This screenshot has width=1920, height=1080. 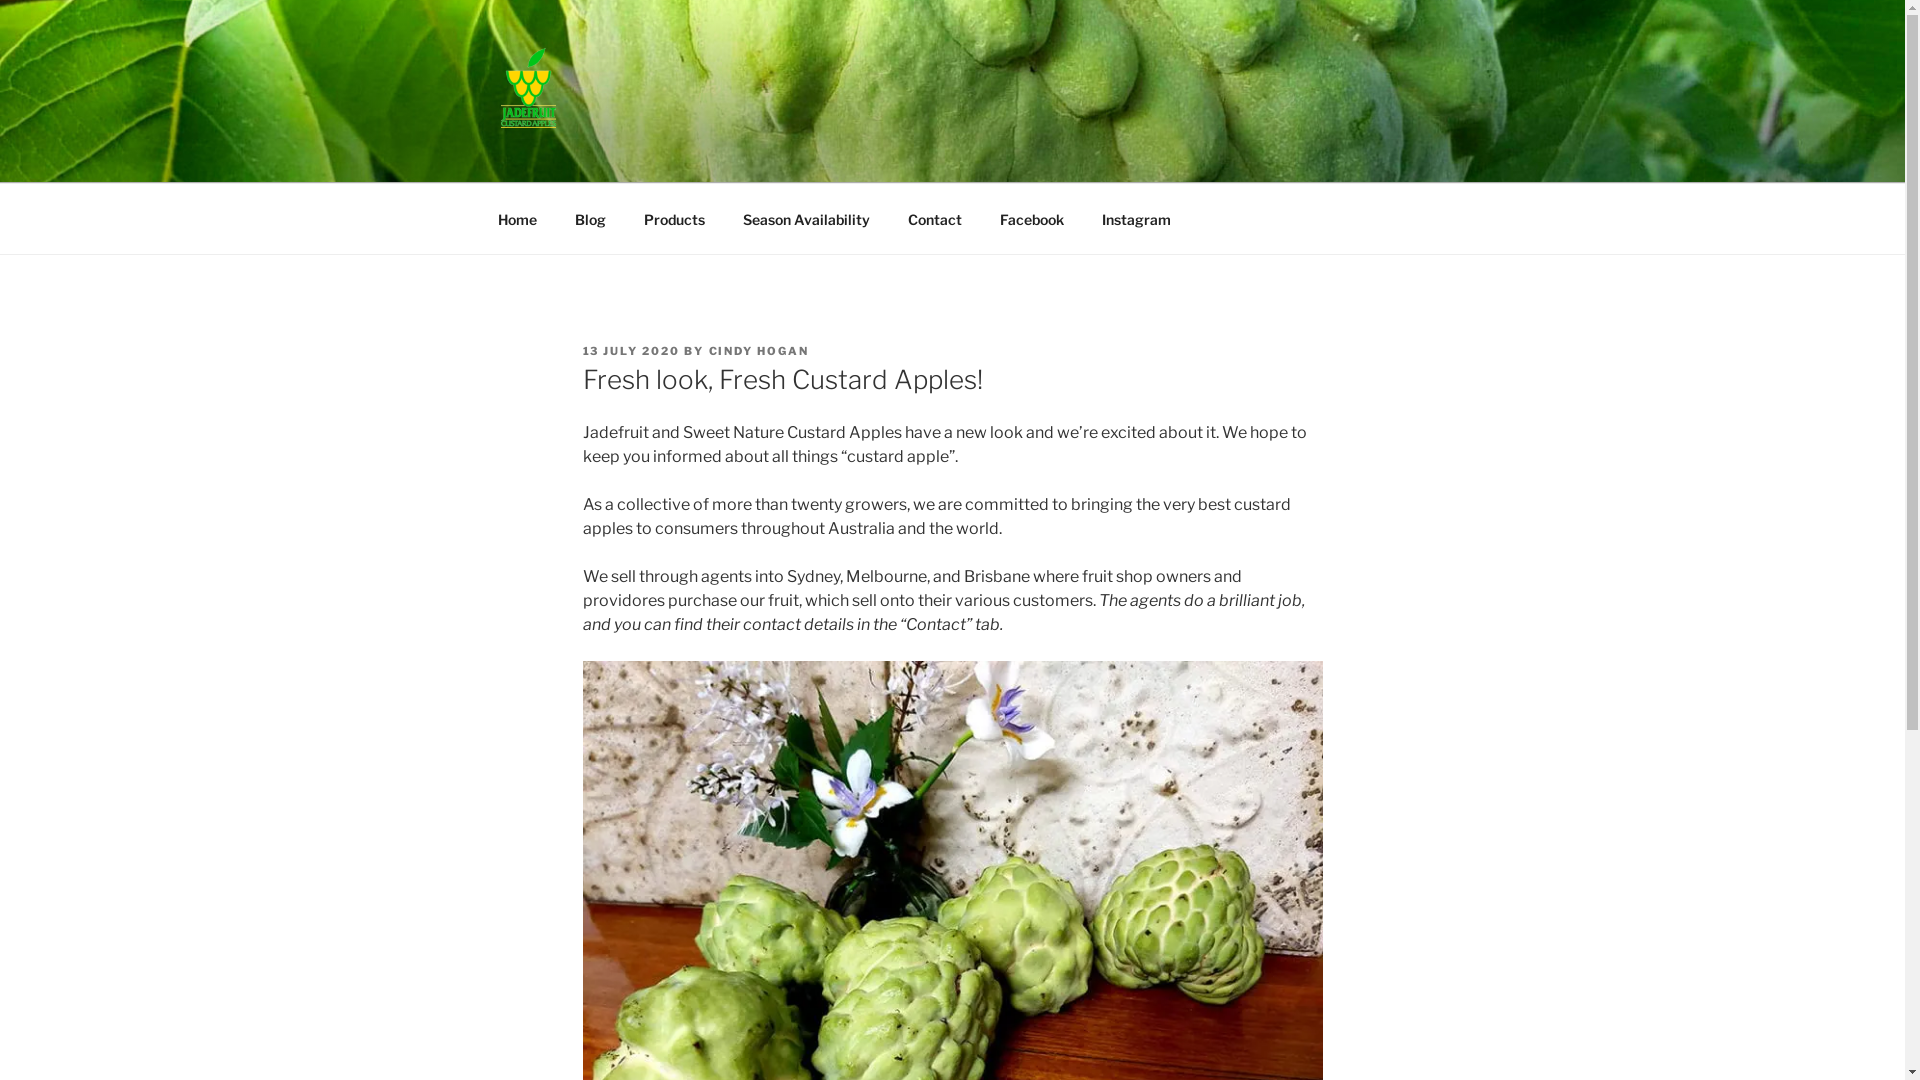 I want to click on '13 JULY 2020', so click(x=629, y=350).